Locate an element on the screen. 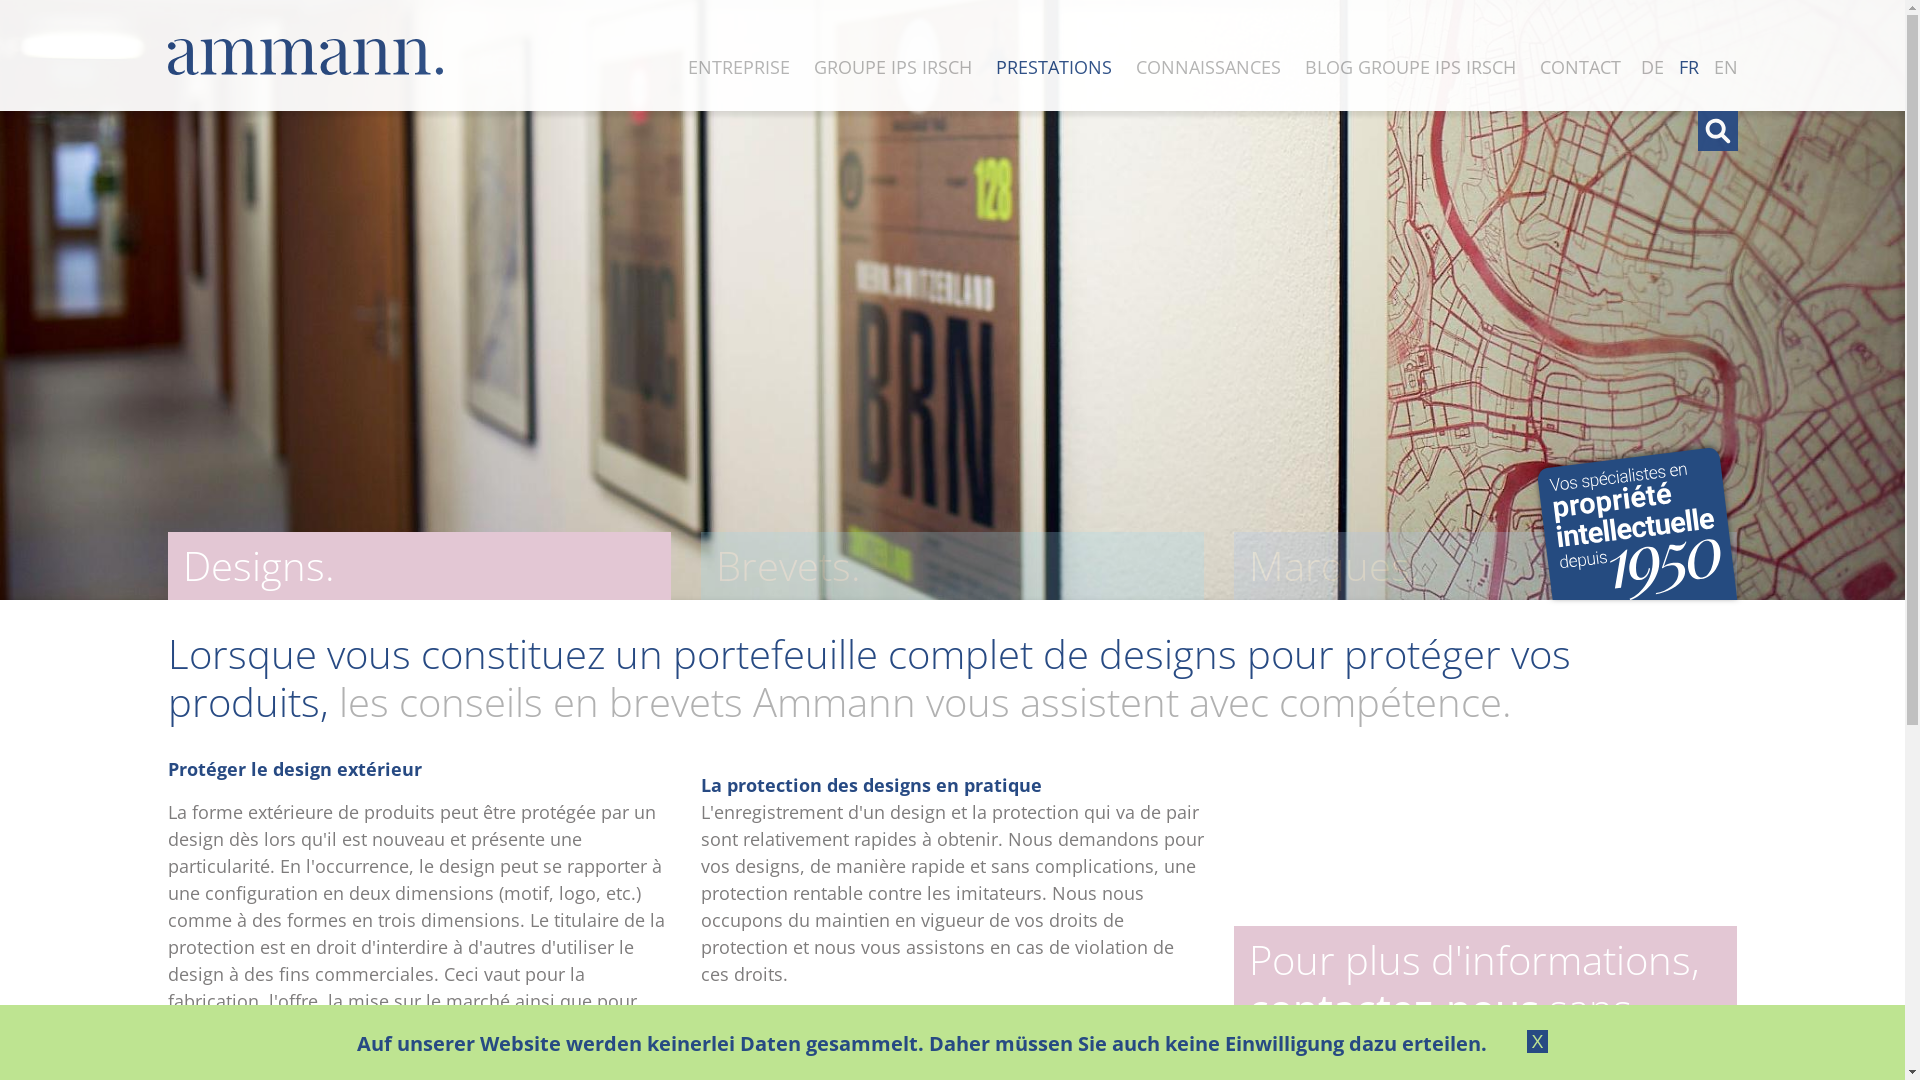  'Designs.' is located at coordinates (418, 566).